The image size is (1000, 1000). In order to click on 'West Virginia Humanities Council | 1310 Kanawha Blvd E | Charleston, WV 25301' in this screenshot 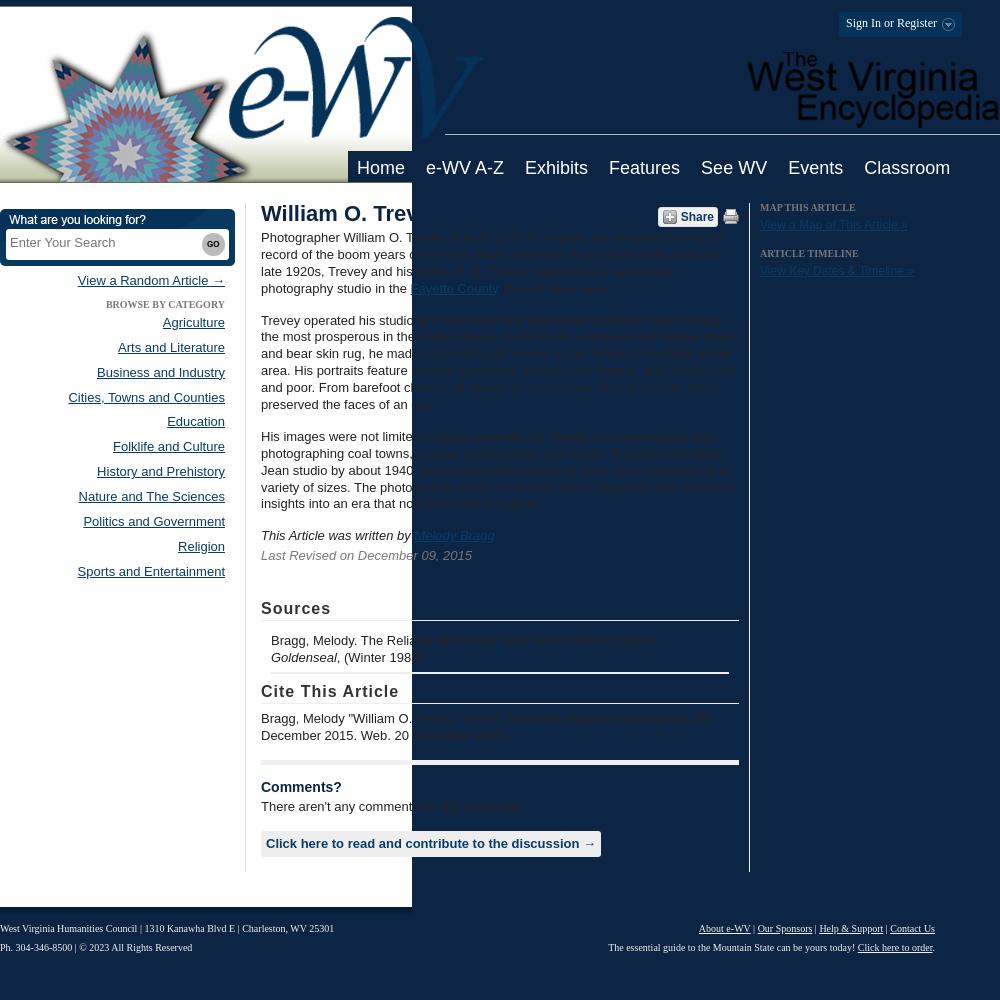, I will do `click(167, 928)`.